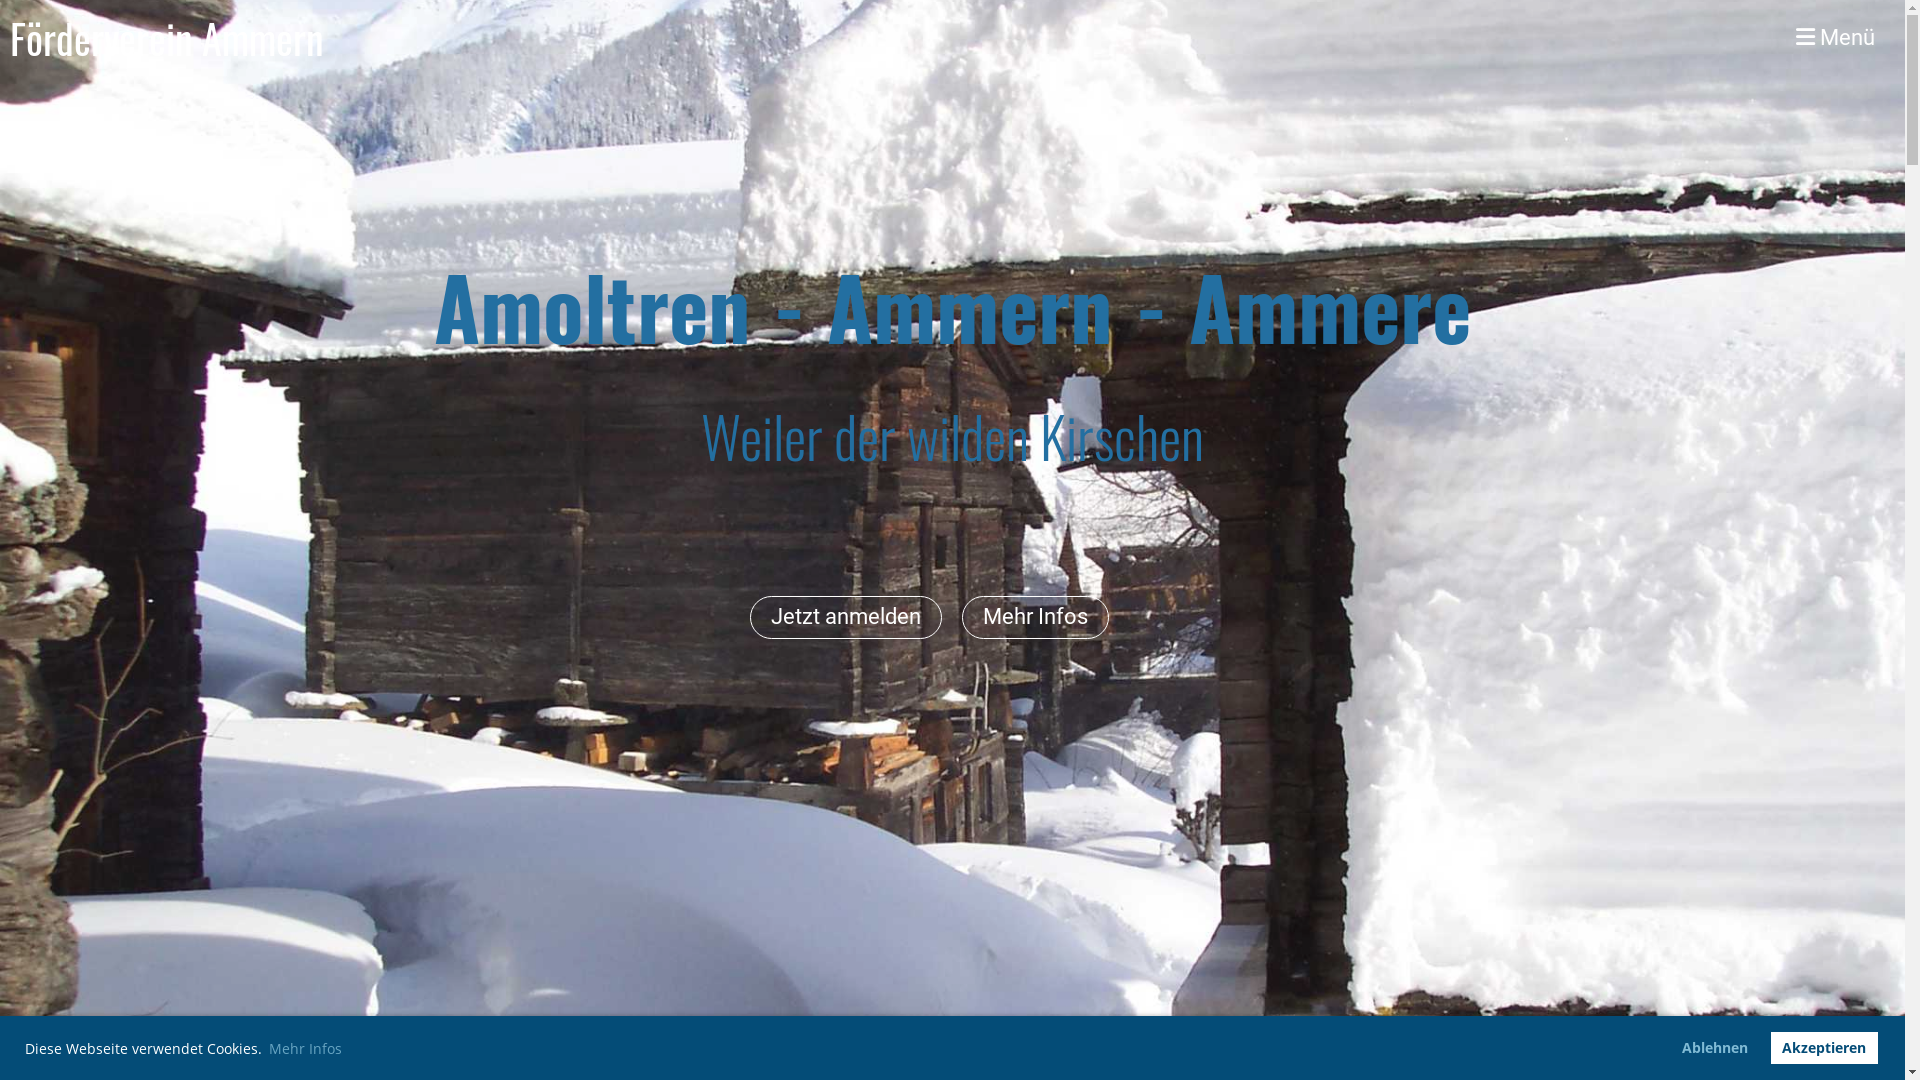 Image resolution: width=1920 pixels, height=1080 pixels. I want to click on 'Jetzt anmelden', so click(845, 616).